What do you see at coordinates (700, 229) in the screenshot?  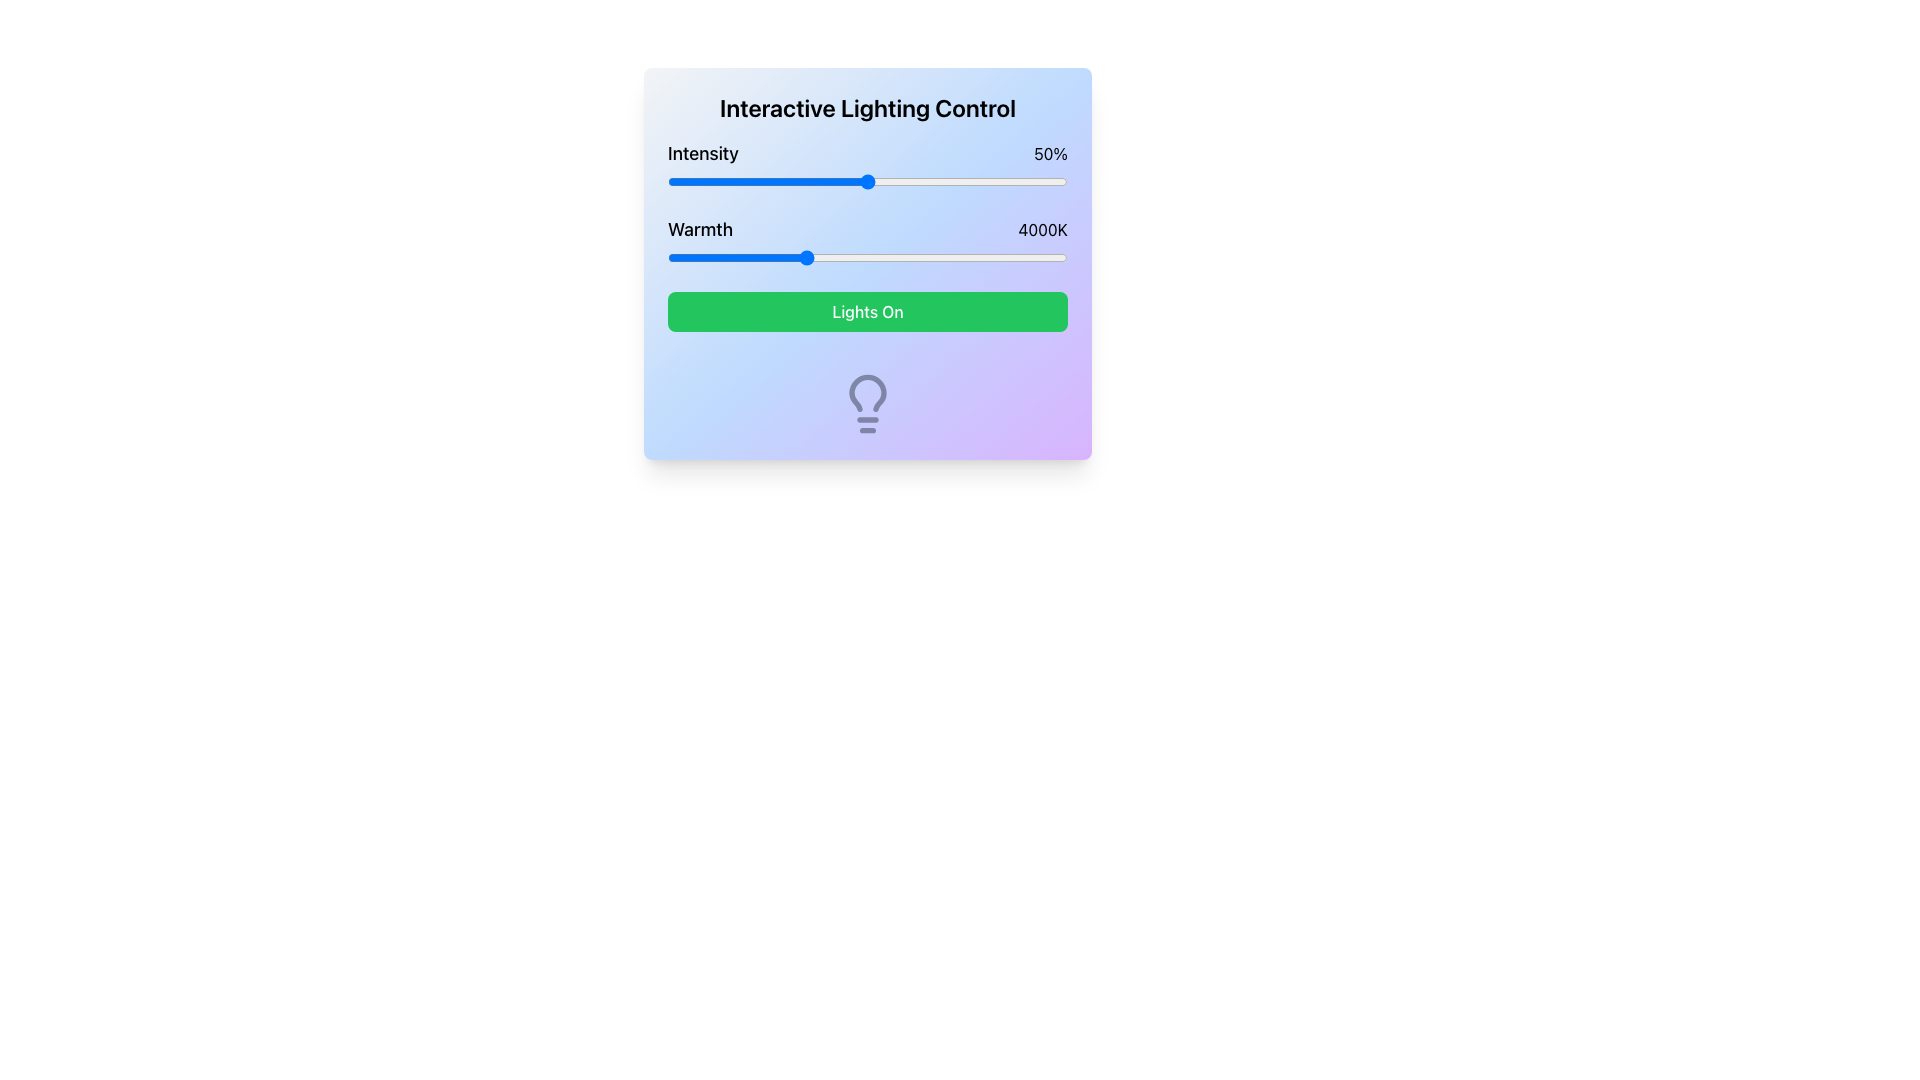 I see `the Text Label that describes the functionality of the adjacent warmth setting slider, located to the left of the numeric value '4000K'` at bounding box center [700, 229].